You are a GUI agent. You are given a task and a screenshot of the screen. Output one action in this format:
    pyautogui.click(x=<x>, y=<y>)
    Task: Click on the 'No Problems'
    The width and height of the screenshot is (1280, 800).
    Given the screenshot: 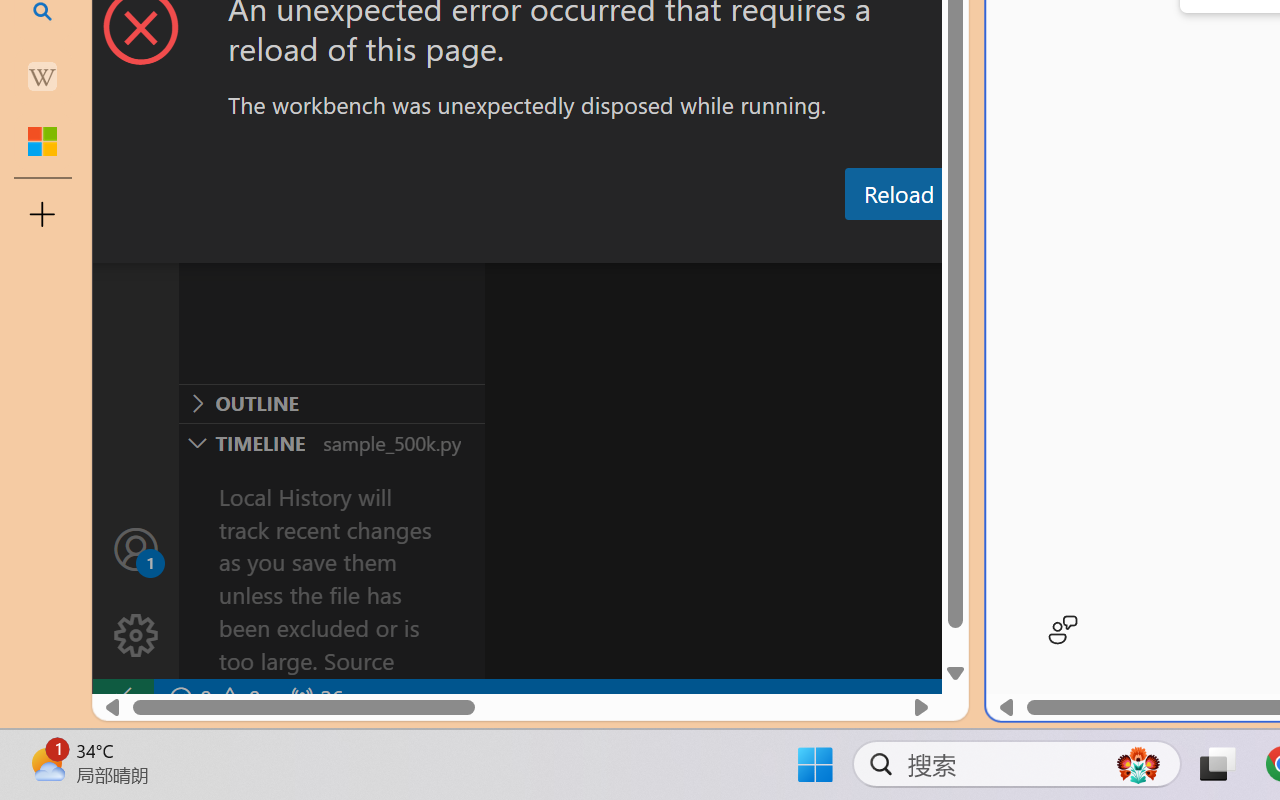 What is the action you would take?
    pyautogui.click(x=213, y=698)
    